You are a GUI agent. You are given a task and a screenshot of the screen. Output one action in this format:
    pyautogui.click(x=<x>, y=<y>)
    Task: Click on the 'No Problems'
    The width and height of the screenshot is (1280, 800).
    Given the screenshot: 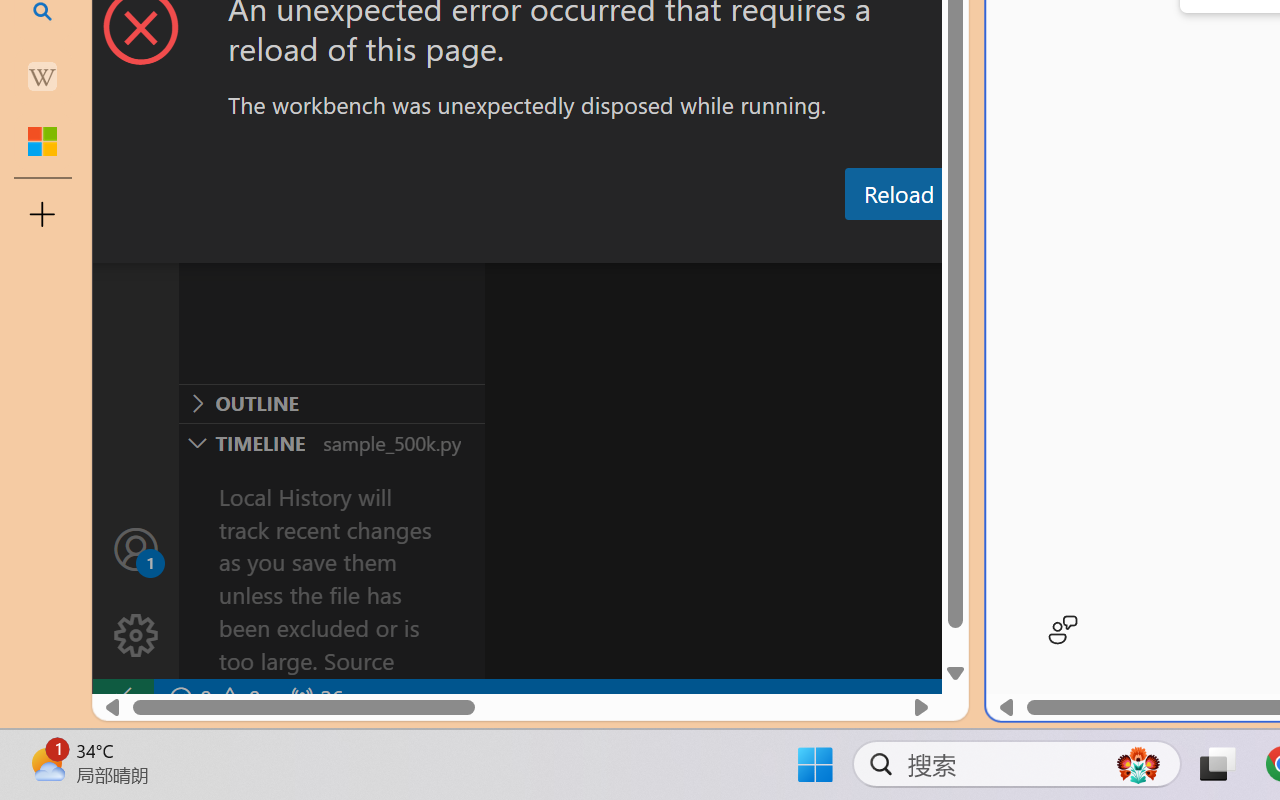 What is the action you would take?
    pyautogui.click(x=213, y=698)
    